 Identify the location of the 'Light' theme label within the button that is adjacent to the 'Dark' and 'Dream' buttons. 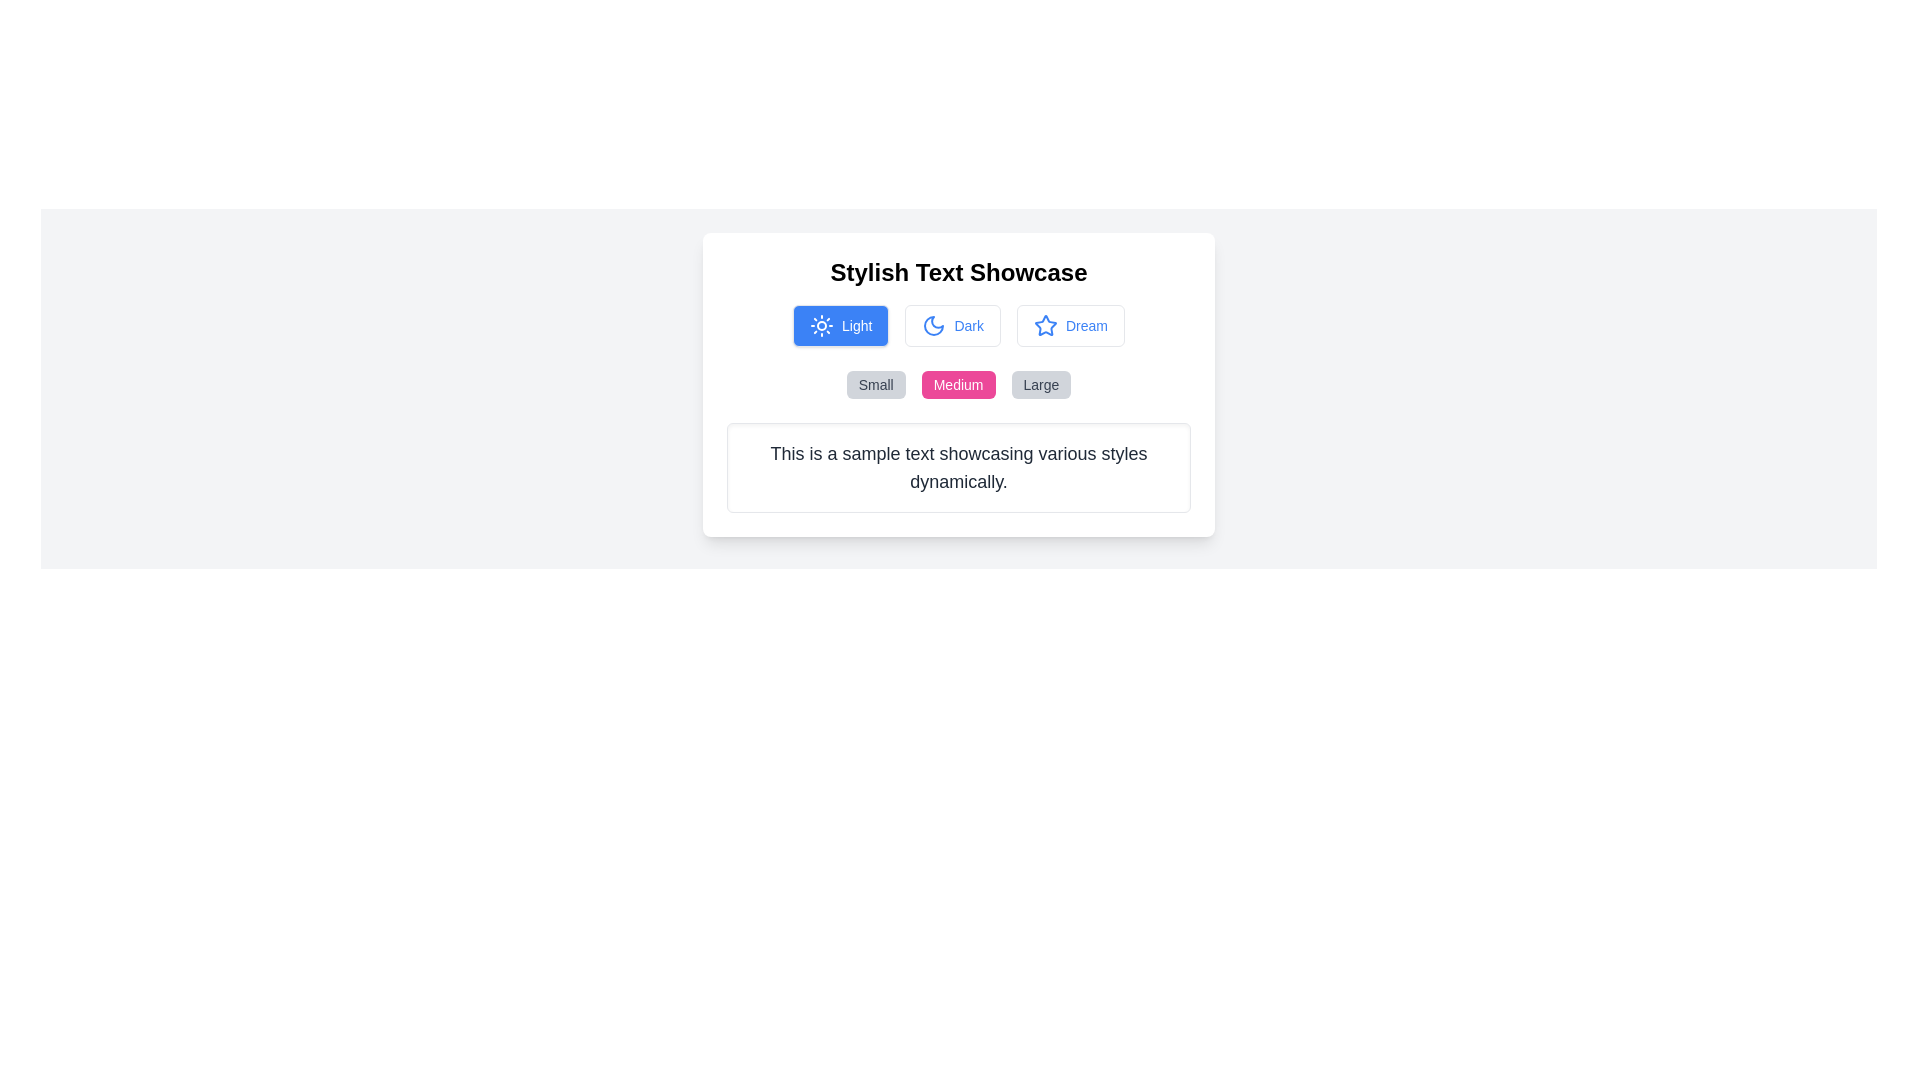
(857, 325).